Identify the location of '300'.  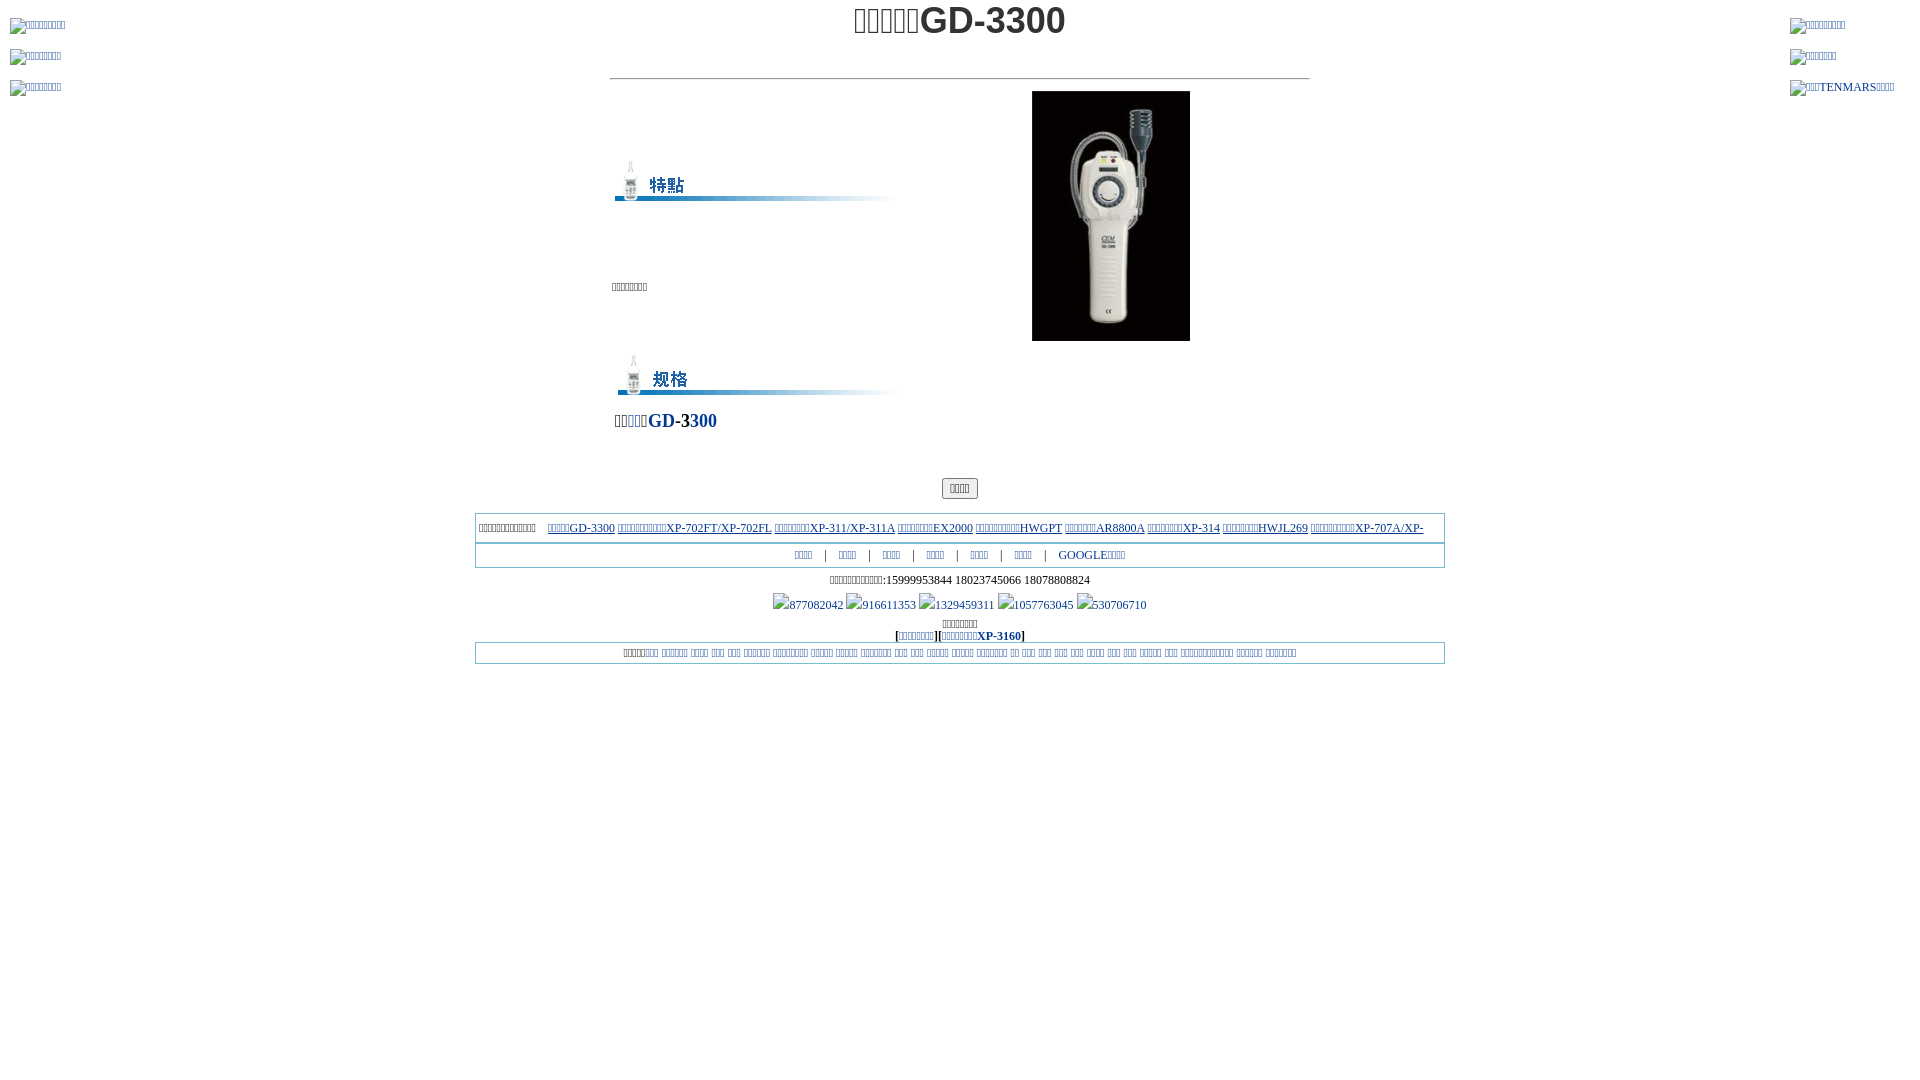
(690, 419).